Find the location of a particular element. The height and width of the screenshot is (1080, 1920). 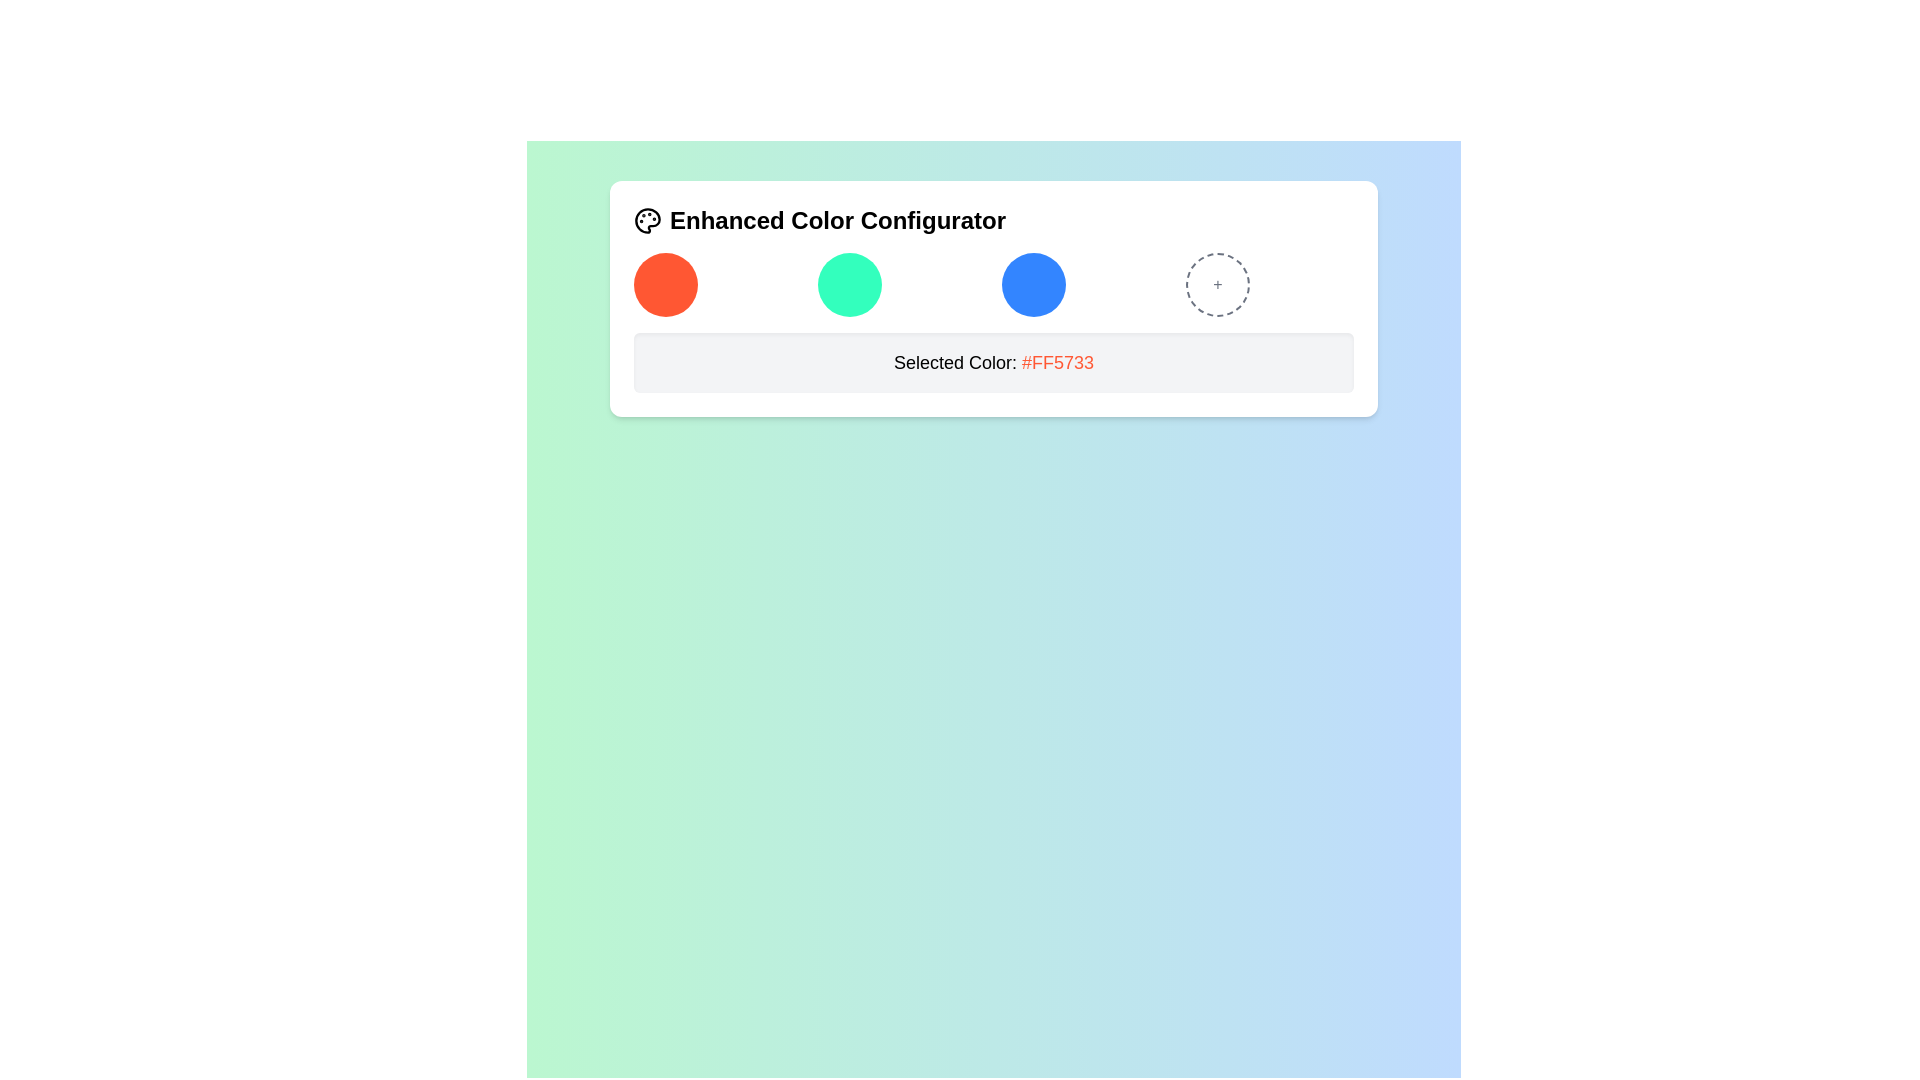

the color palette icon located to the left of the 'Enhanced Color Configurator' title, which features a circular base with smaller circles representing paint colors is located at coordinates (648, 220).